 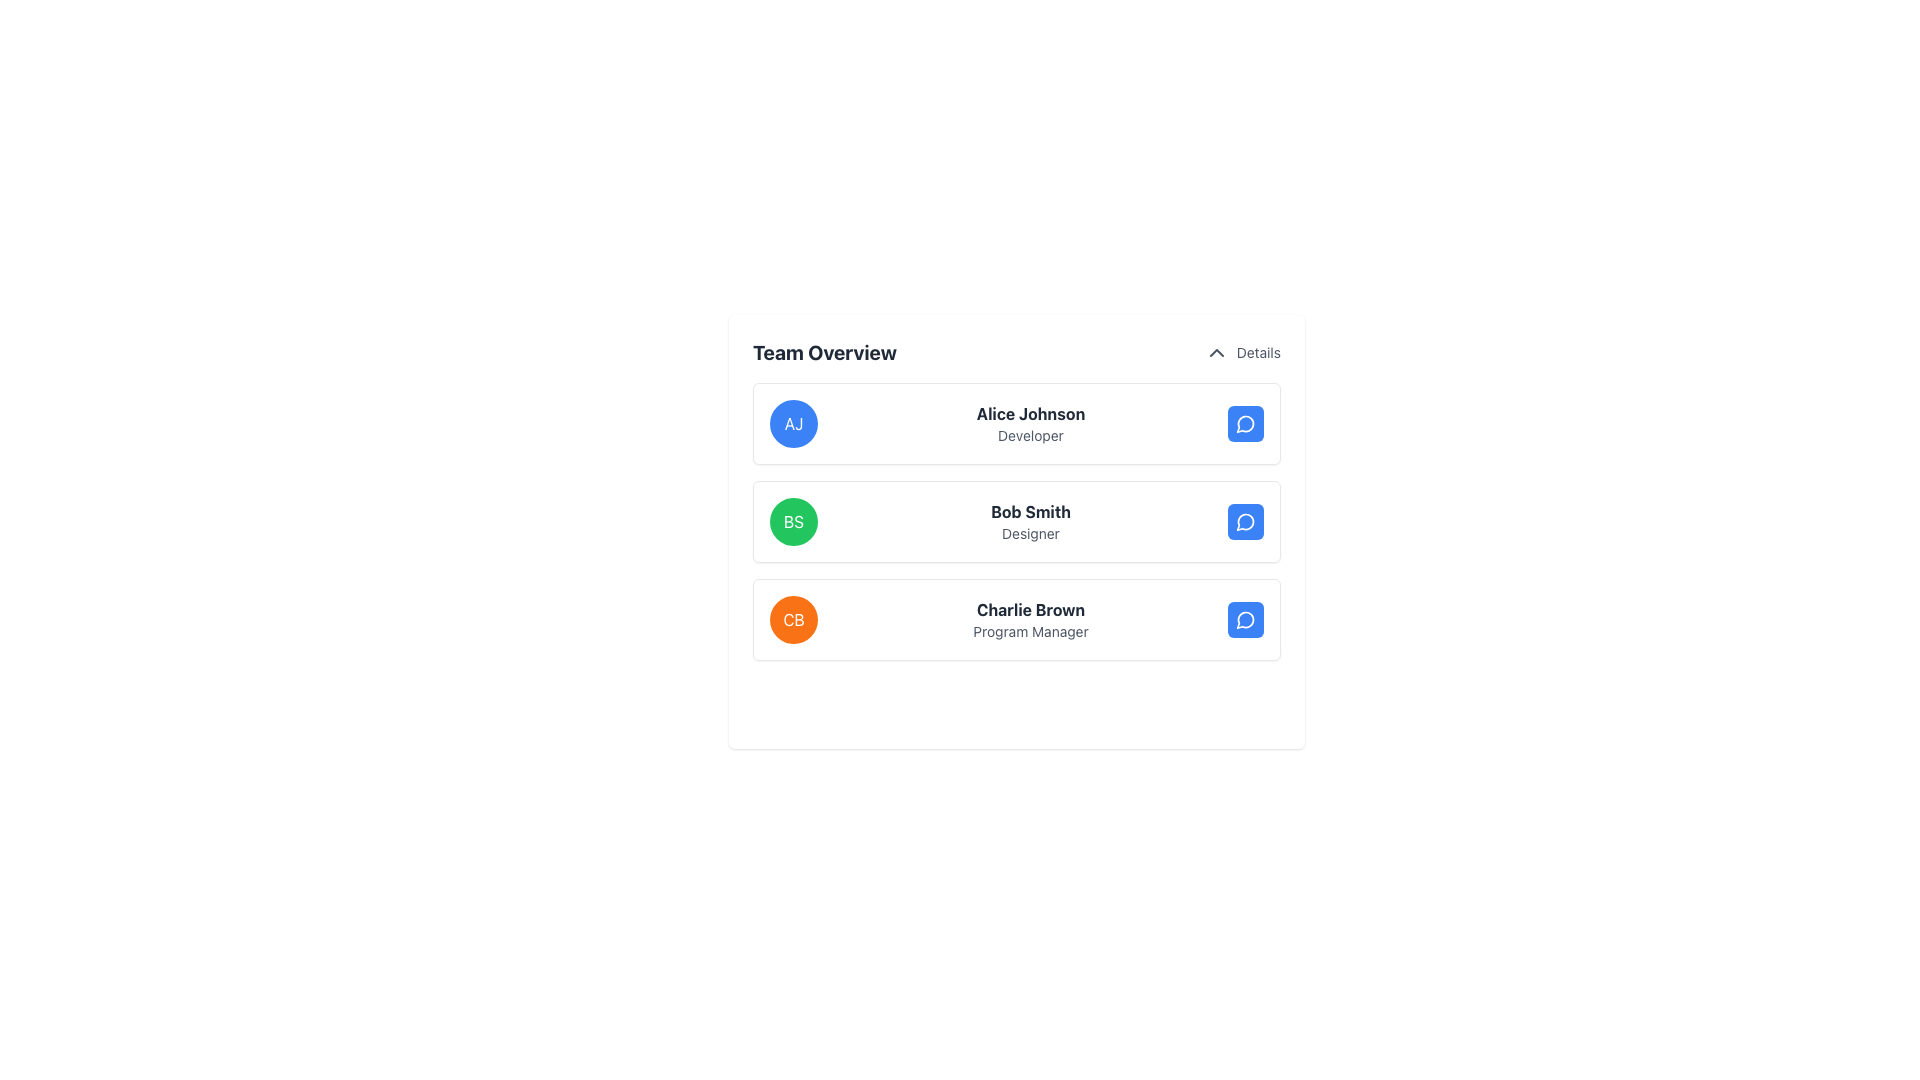 I want to click on the text display element that shows the name and job title of an individual, located within a horizontal card structure, next to a circular avatar with initials 'CB' and a blue button icon, so click(x=1031, y=619).